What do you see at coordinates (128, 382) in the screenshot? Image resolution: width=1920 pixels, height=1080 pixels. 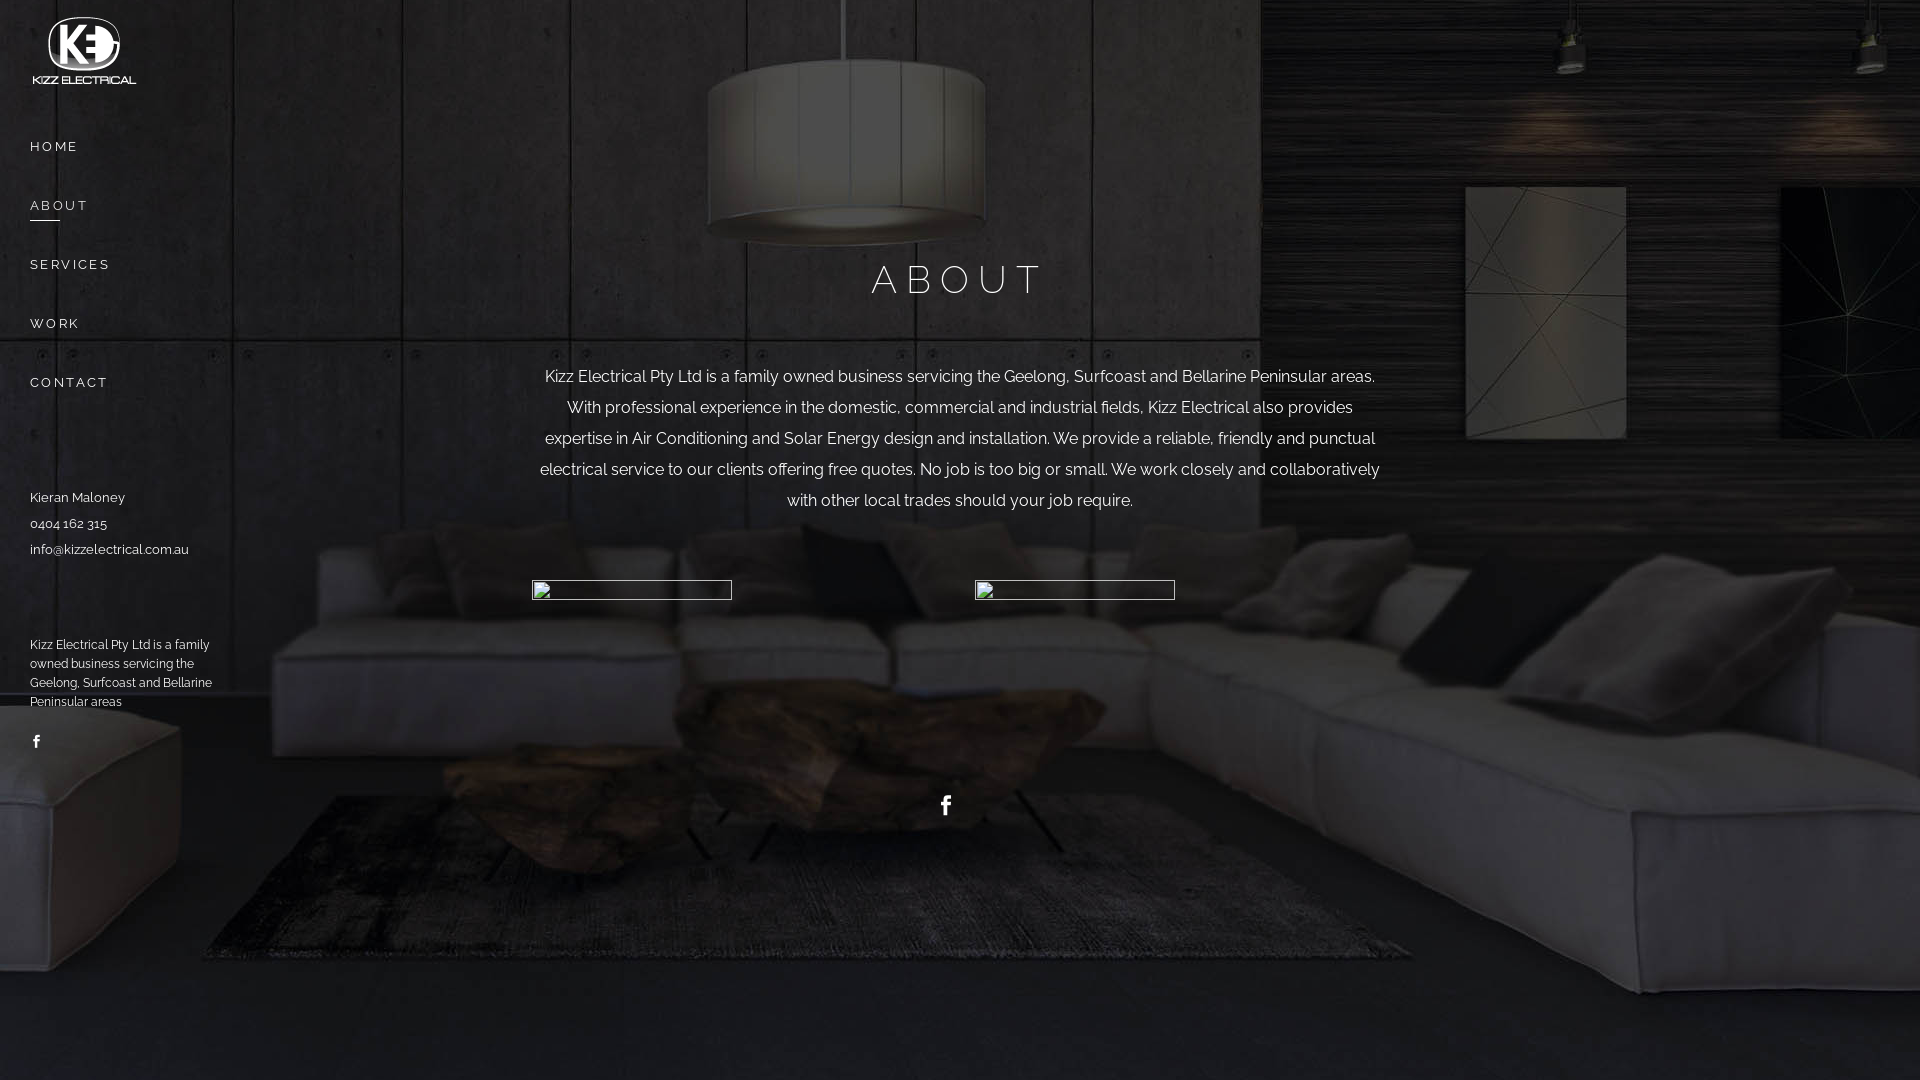 I see `'CONTACT'` at bounding box center [128, 382].